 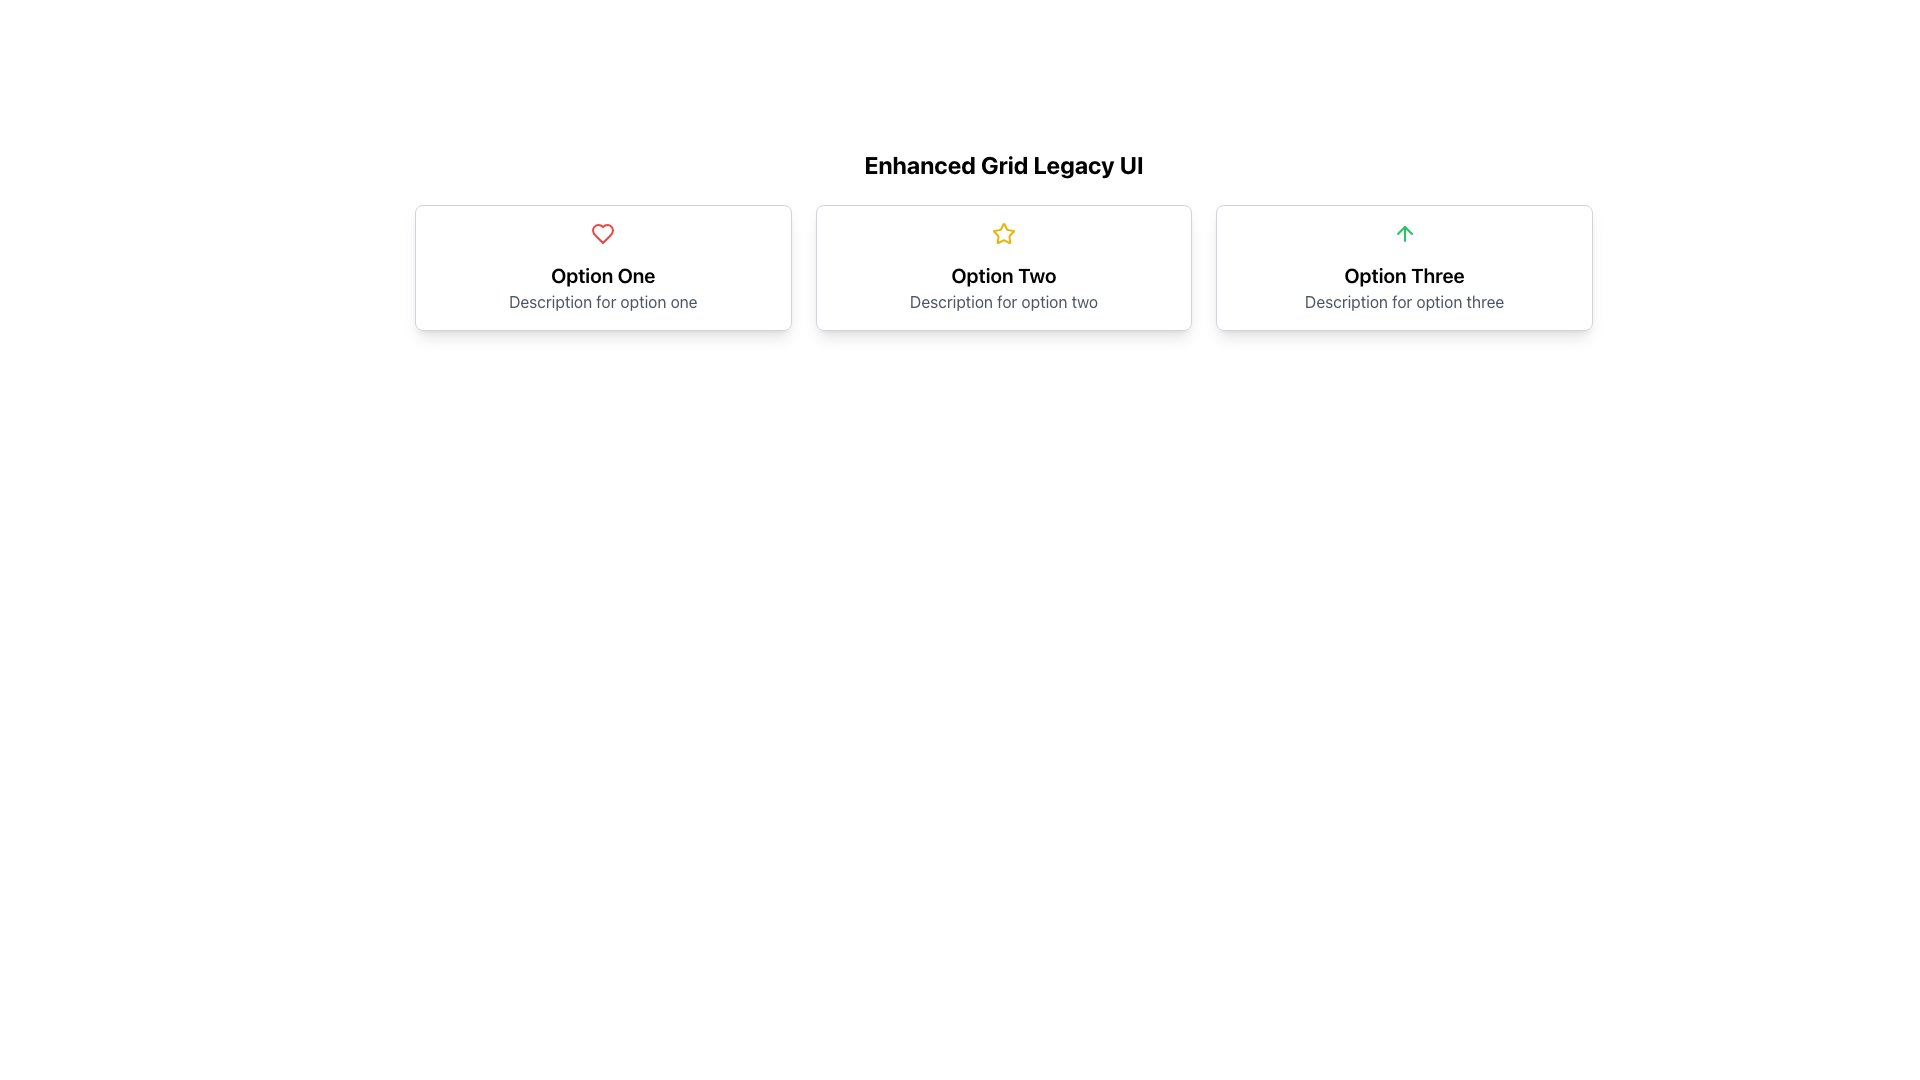 What do you see at coordinates (1003, 232) in the screenshot?
I see `the prominent five-pointed star icon with a yellow outline, which is centered within the box labeled 'Option Two' in the second card of a row of three cards` at bounding box center [1003, 232].